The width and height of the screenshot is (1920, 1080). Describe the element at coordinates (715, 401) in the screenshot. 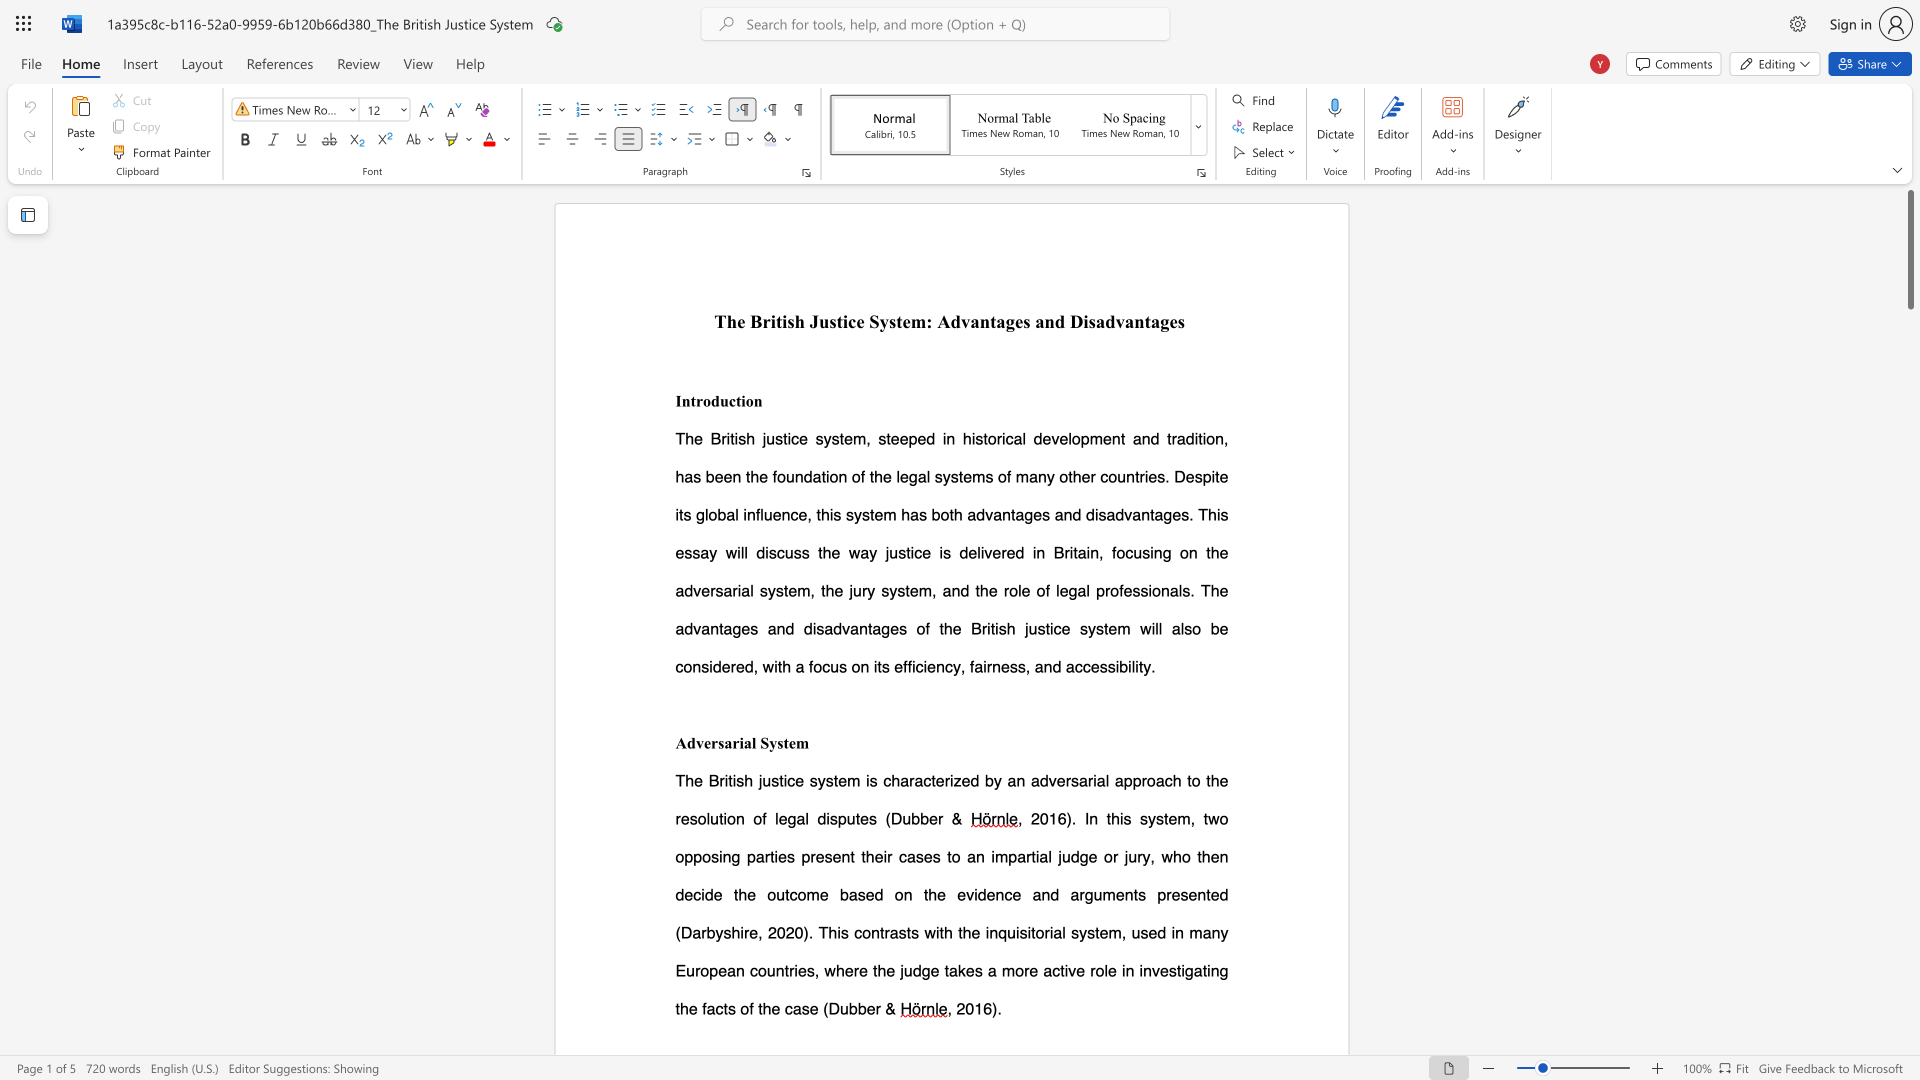

I see `the 1th character "d" in the text` at that location.